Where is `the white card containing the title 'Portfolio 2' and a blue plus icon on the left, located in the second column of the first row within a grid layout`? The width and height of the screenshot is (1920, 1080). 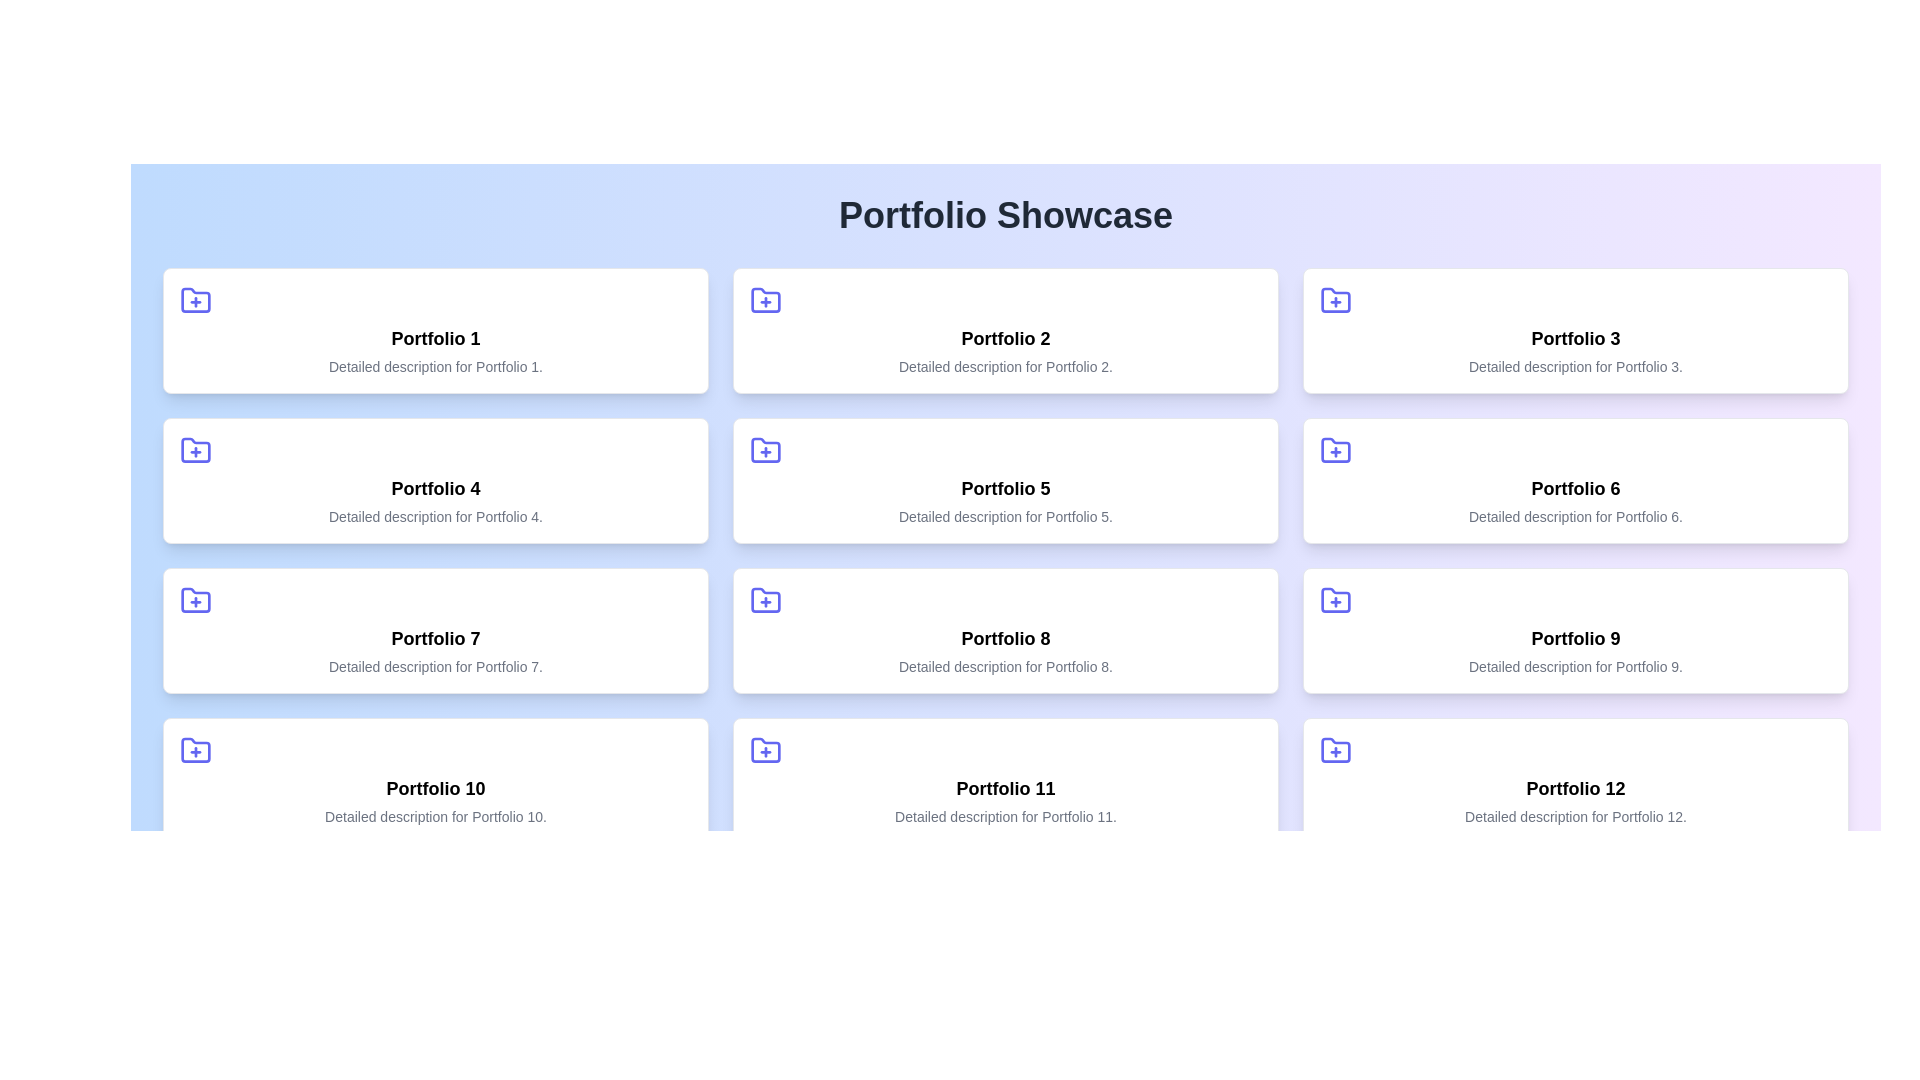 the white card containing the title 'Portfolio 2' and a blue plus icon on the left, located in the second column of the first row within a grid layout is located at coordinates (1006, 330).